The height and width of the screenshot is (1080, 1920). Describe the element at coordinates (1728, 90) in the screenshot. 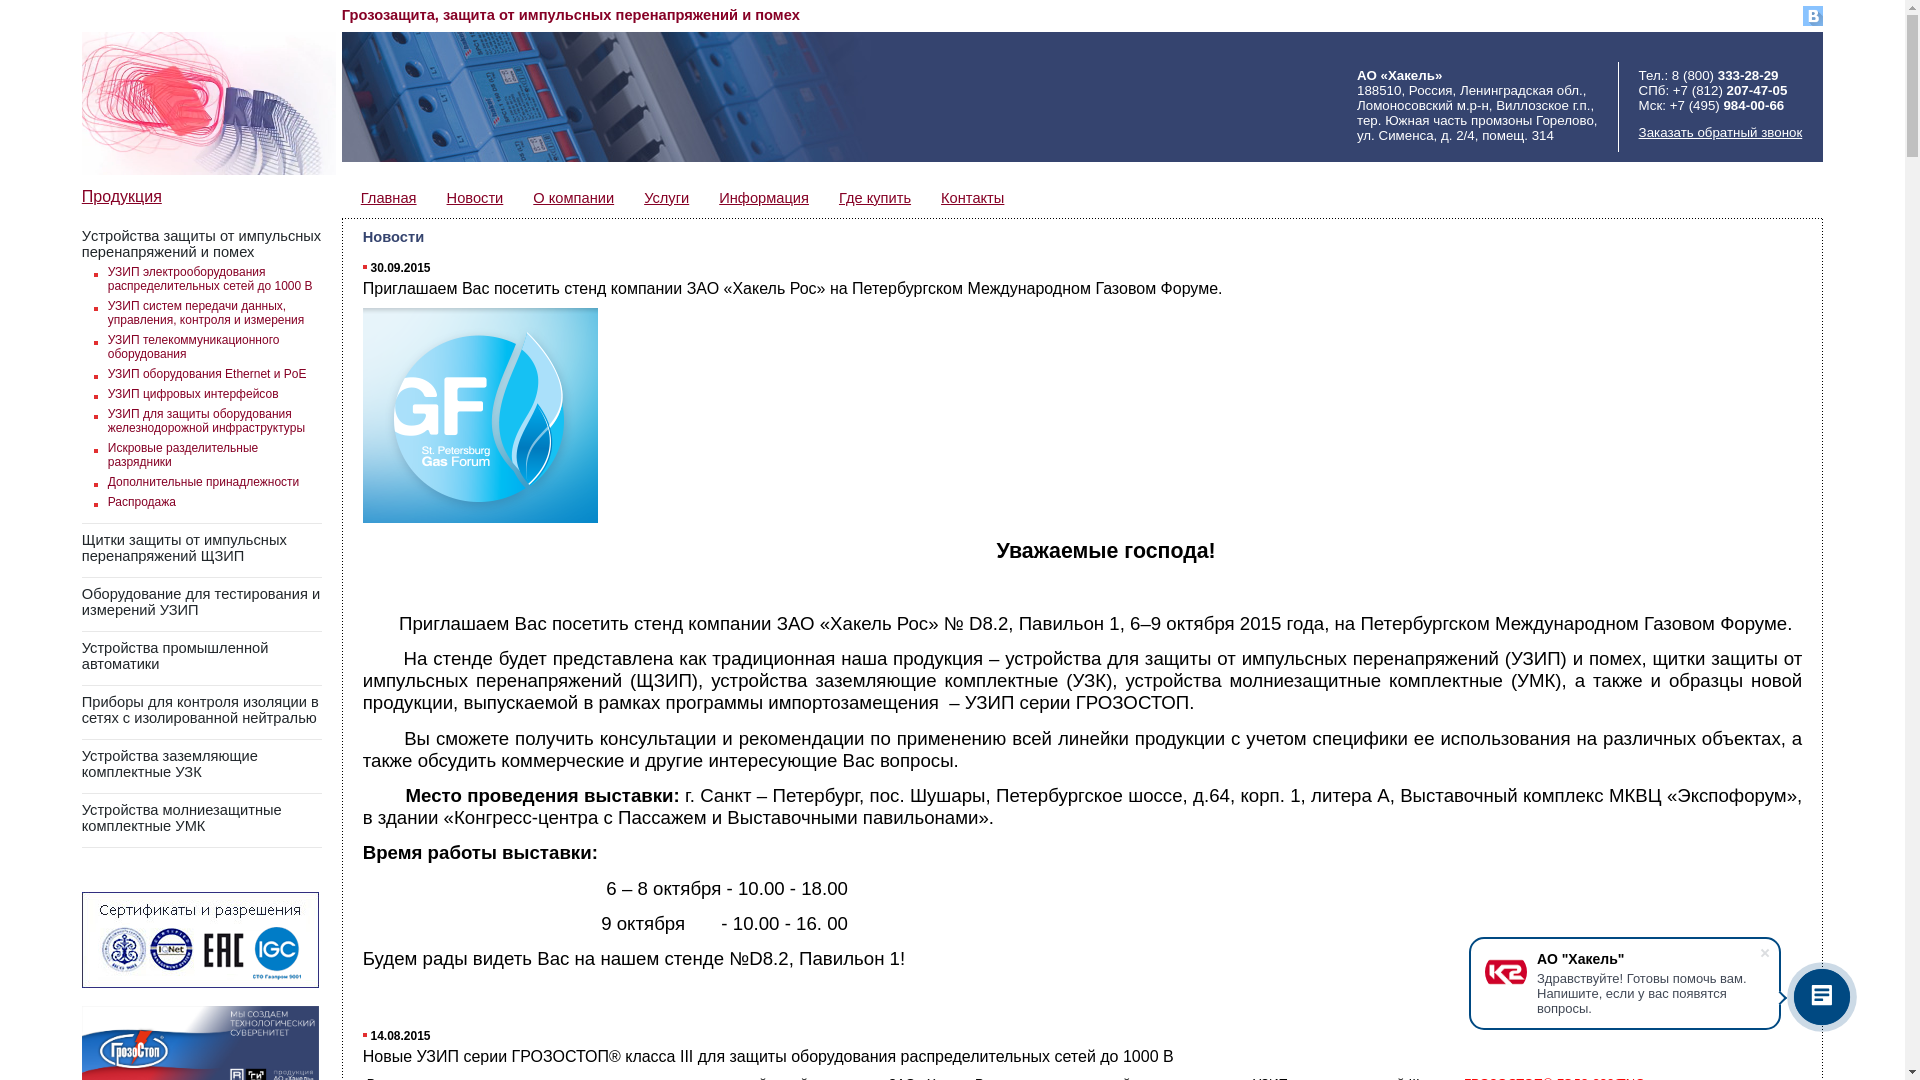

I see `'+7 (812) 207-47-05'` at that location.